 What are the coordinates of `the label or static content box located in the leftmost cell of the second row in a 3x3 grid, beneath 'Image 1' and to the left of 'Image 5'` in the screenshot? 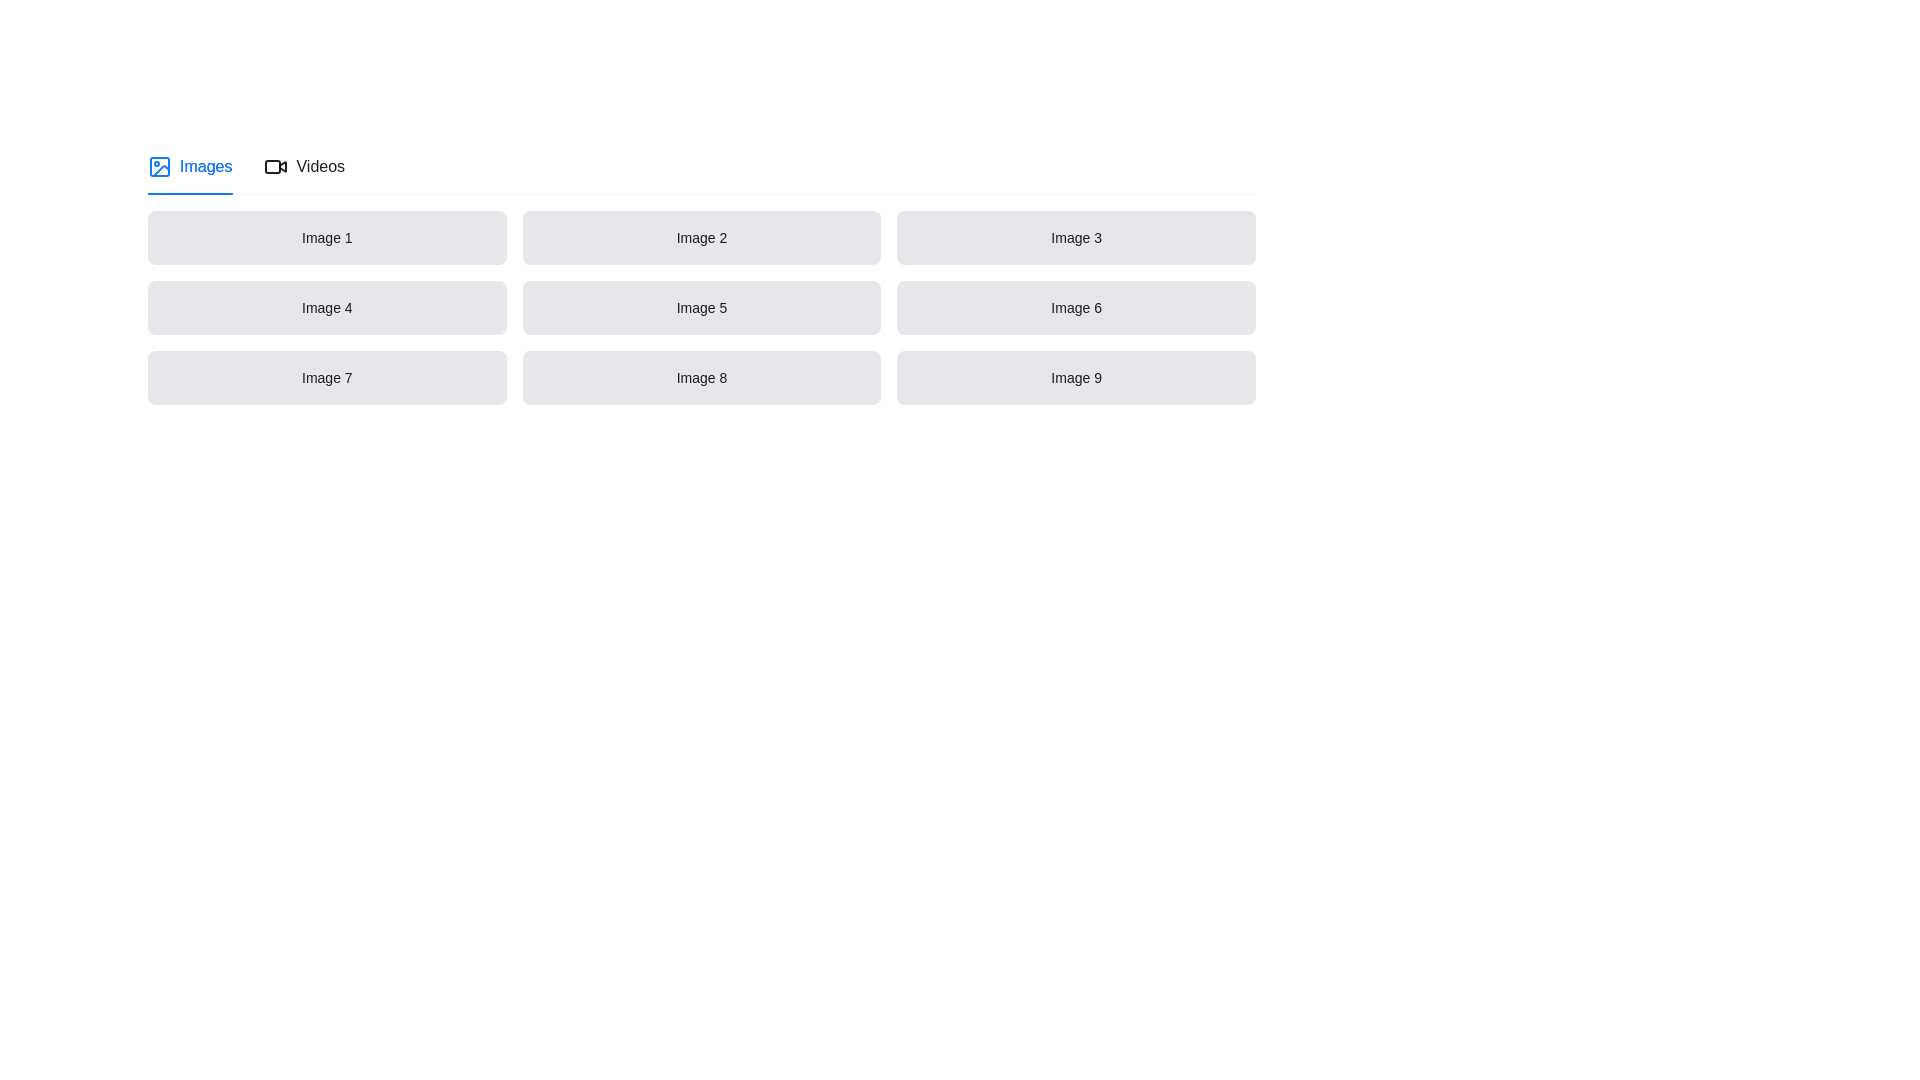 It's located at (327, 308).